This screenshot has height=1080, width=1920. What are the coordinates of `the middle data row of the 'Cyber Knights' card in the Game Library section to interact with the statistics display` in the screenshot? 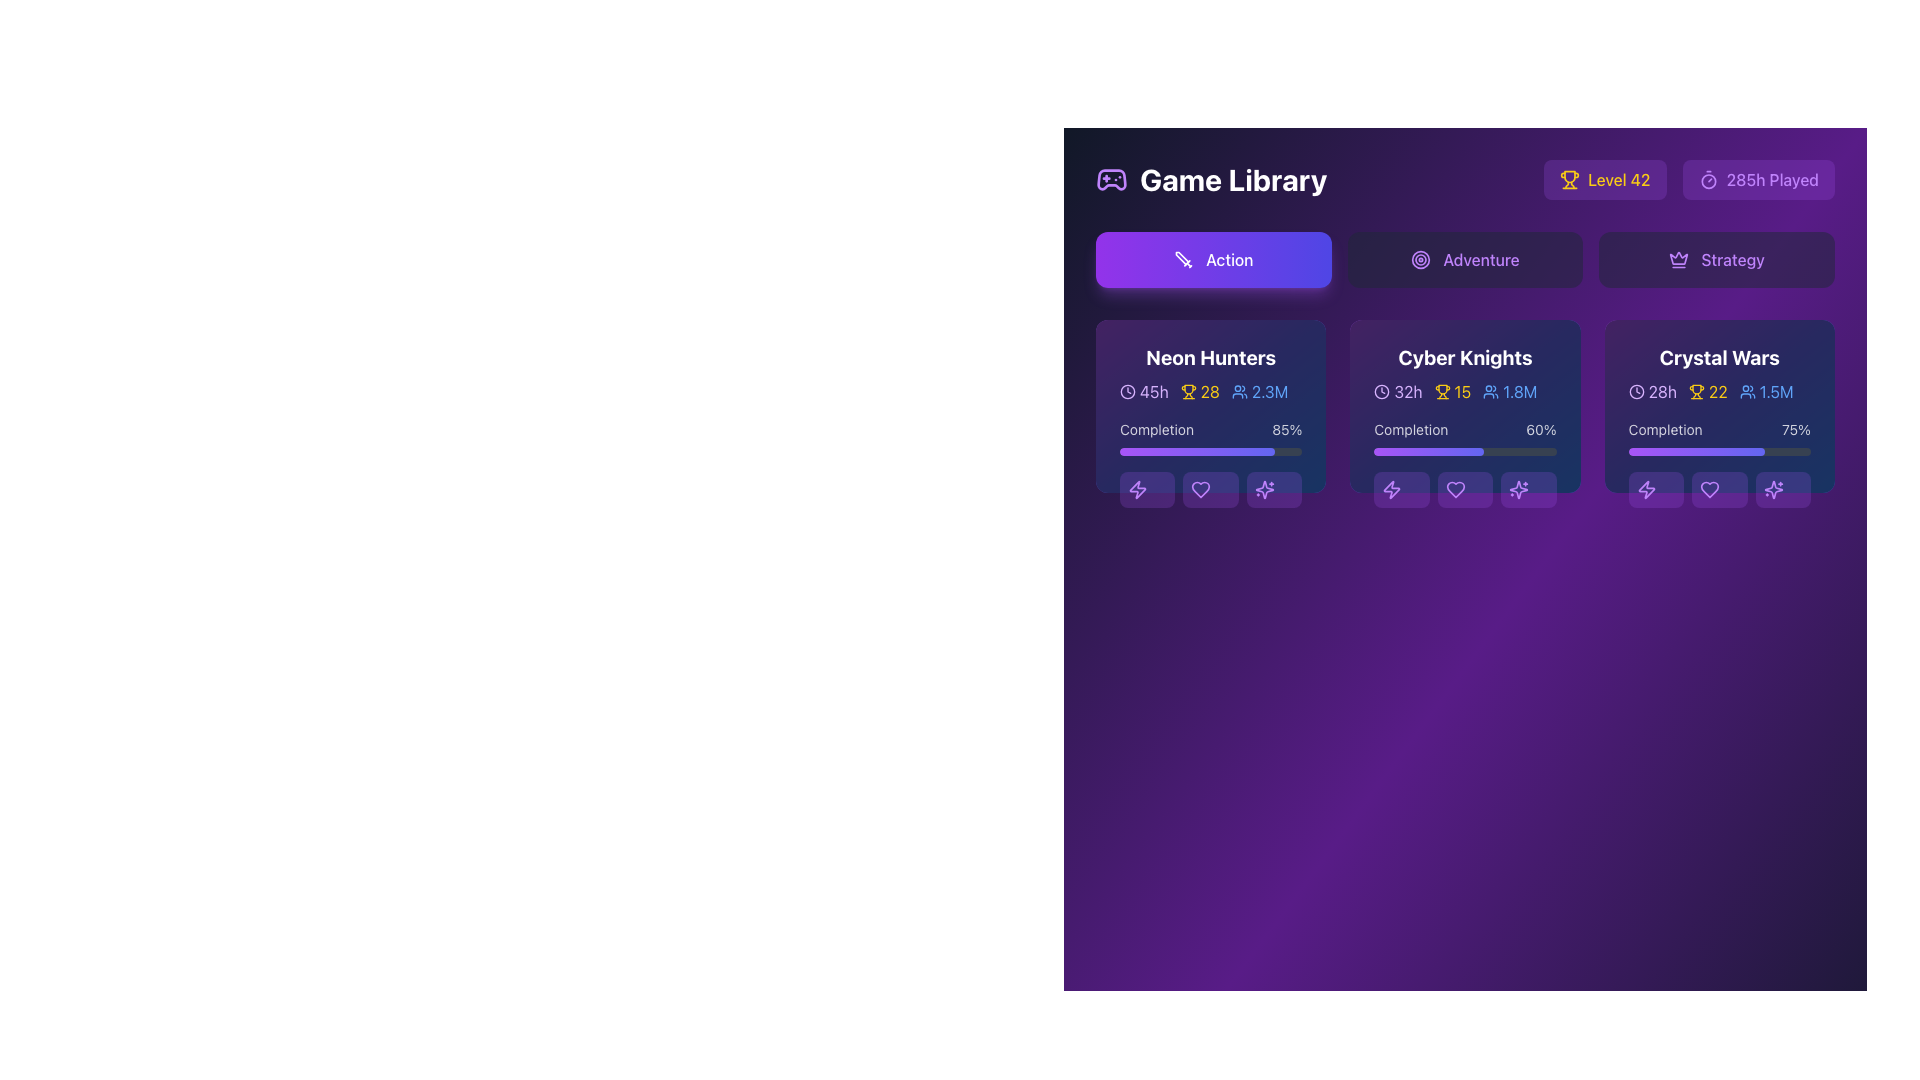 It's located at (1465, 392).